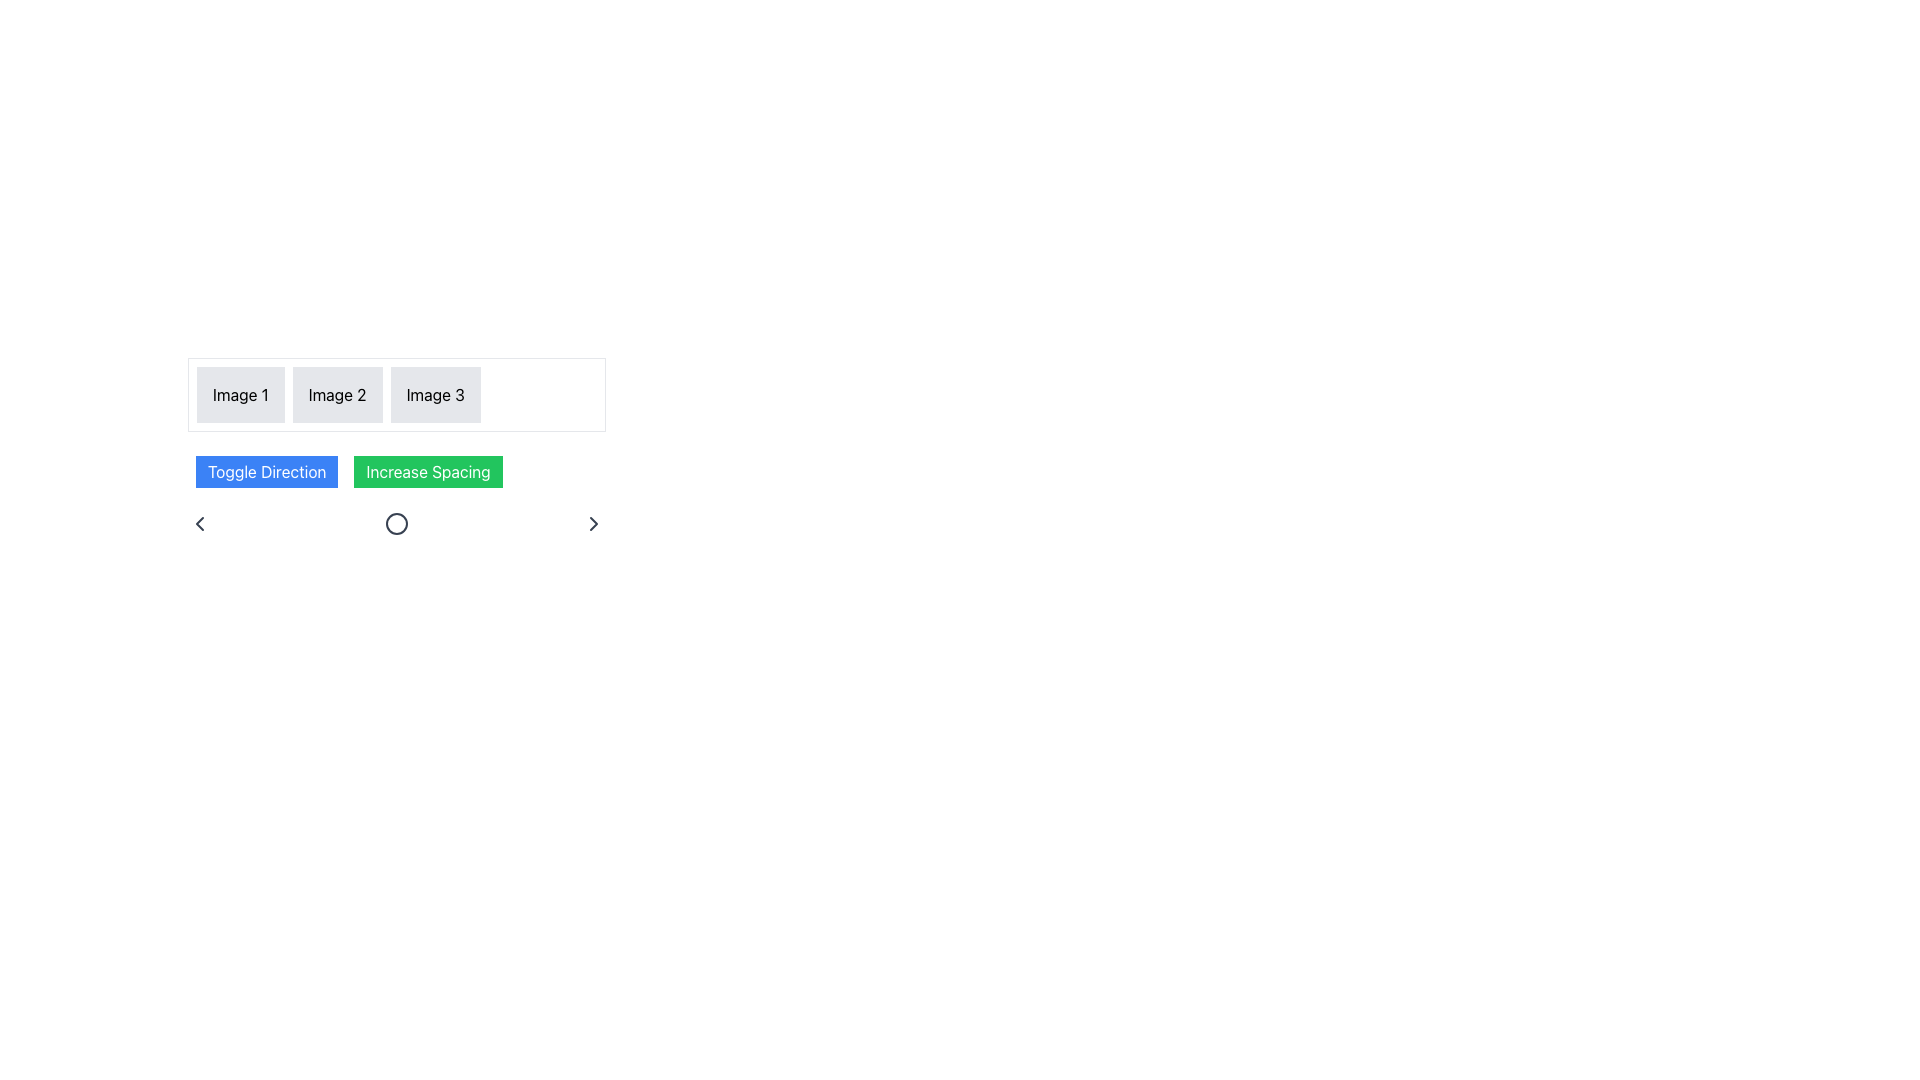 The width and height of the screenshot is (1920, 1080). What do you see at coordinates (266, 471) in the screenshot?
I see `the leftmost button located below a row of three labeled images` at bounding box center [266, 471].